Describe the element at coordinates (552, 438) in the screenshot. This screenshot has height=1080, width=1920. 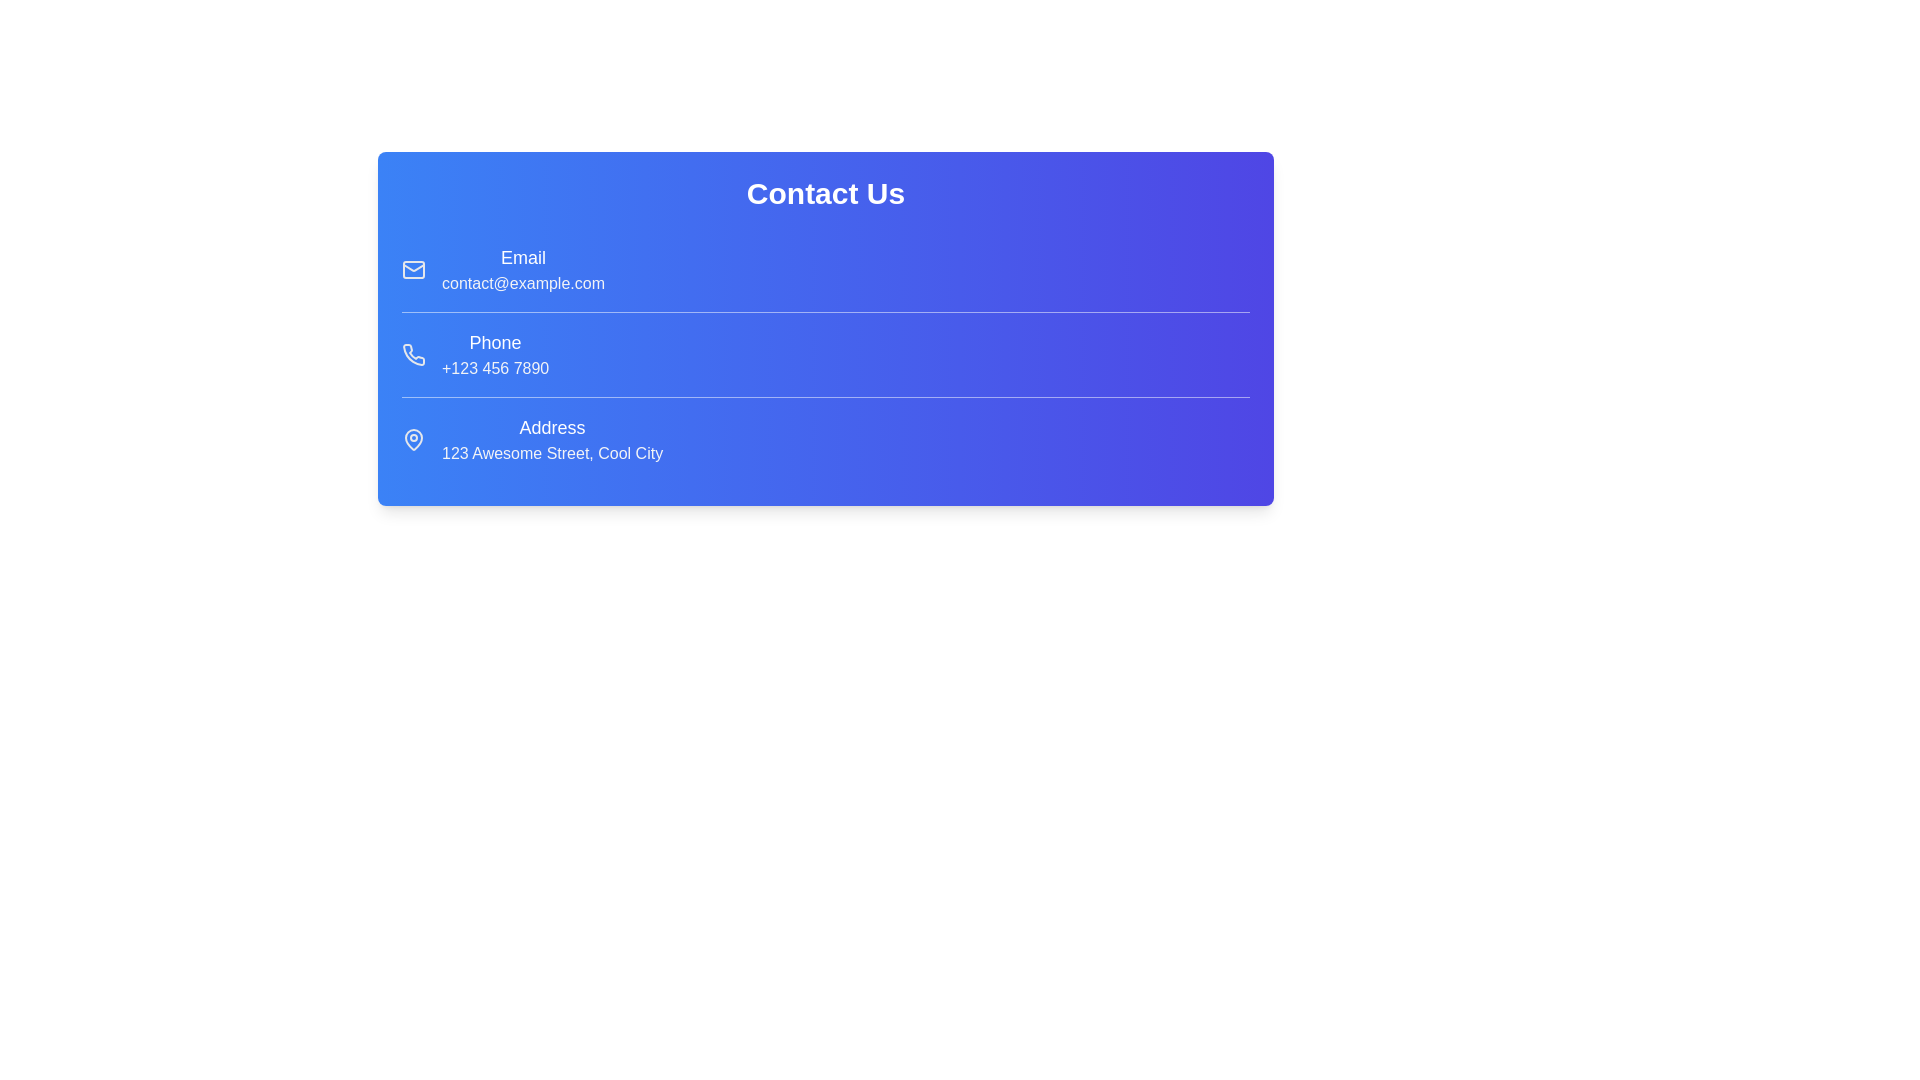
I see `the static text element displaying the postal address in the lower part of the contact information card, which is aligned to the left and appears after 'Email' and 'Phone'` at that location.